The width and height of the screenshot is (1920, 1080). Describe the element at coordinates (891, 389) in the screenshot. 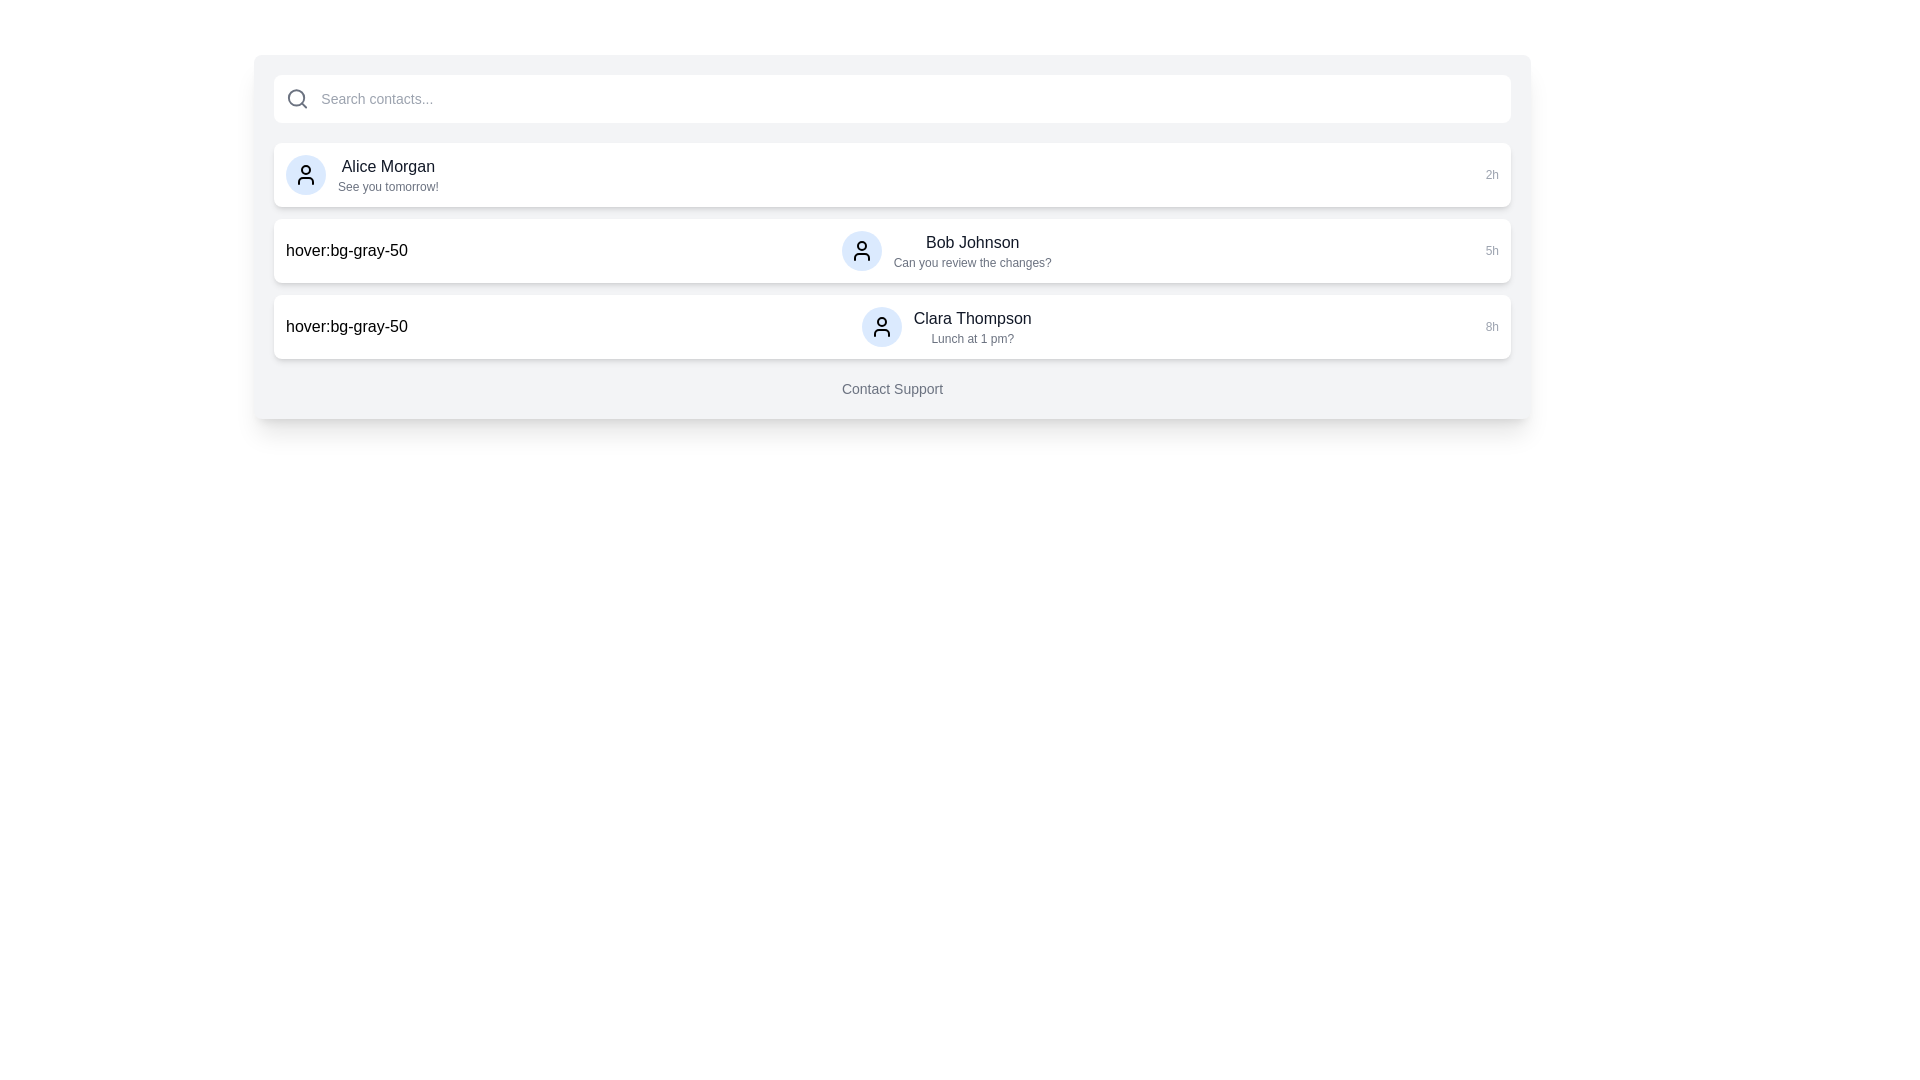

I see `the 'Contact Support' text label, which is displayed in a small, light gray font and is centered horizontally beneath a list of contacts` at that location.